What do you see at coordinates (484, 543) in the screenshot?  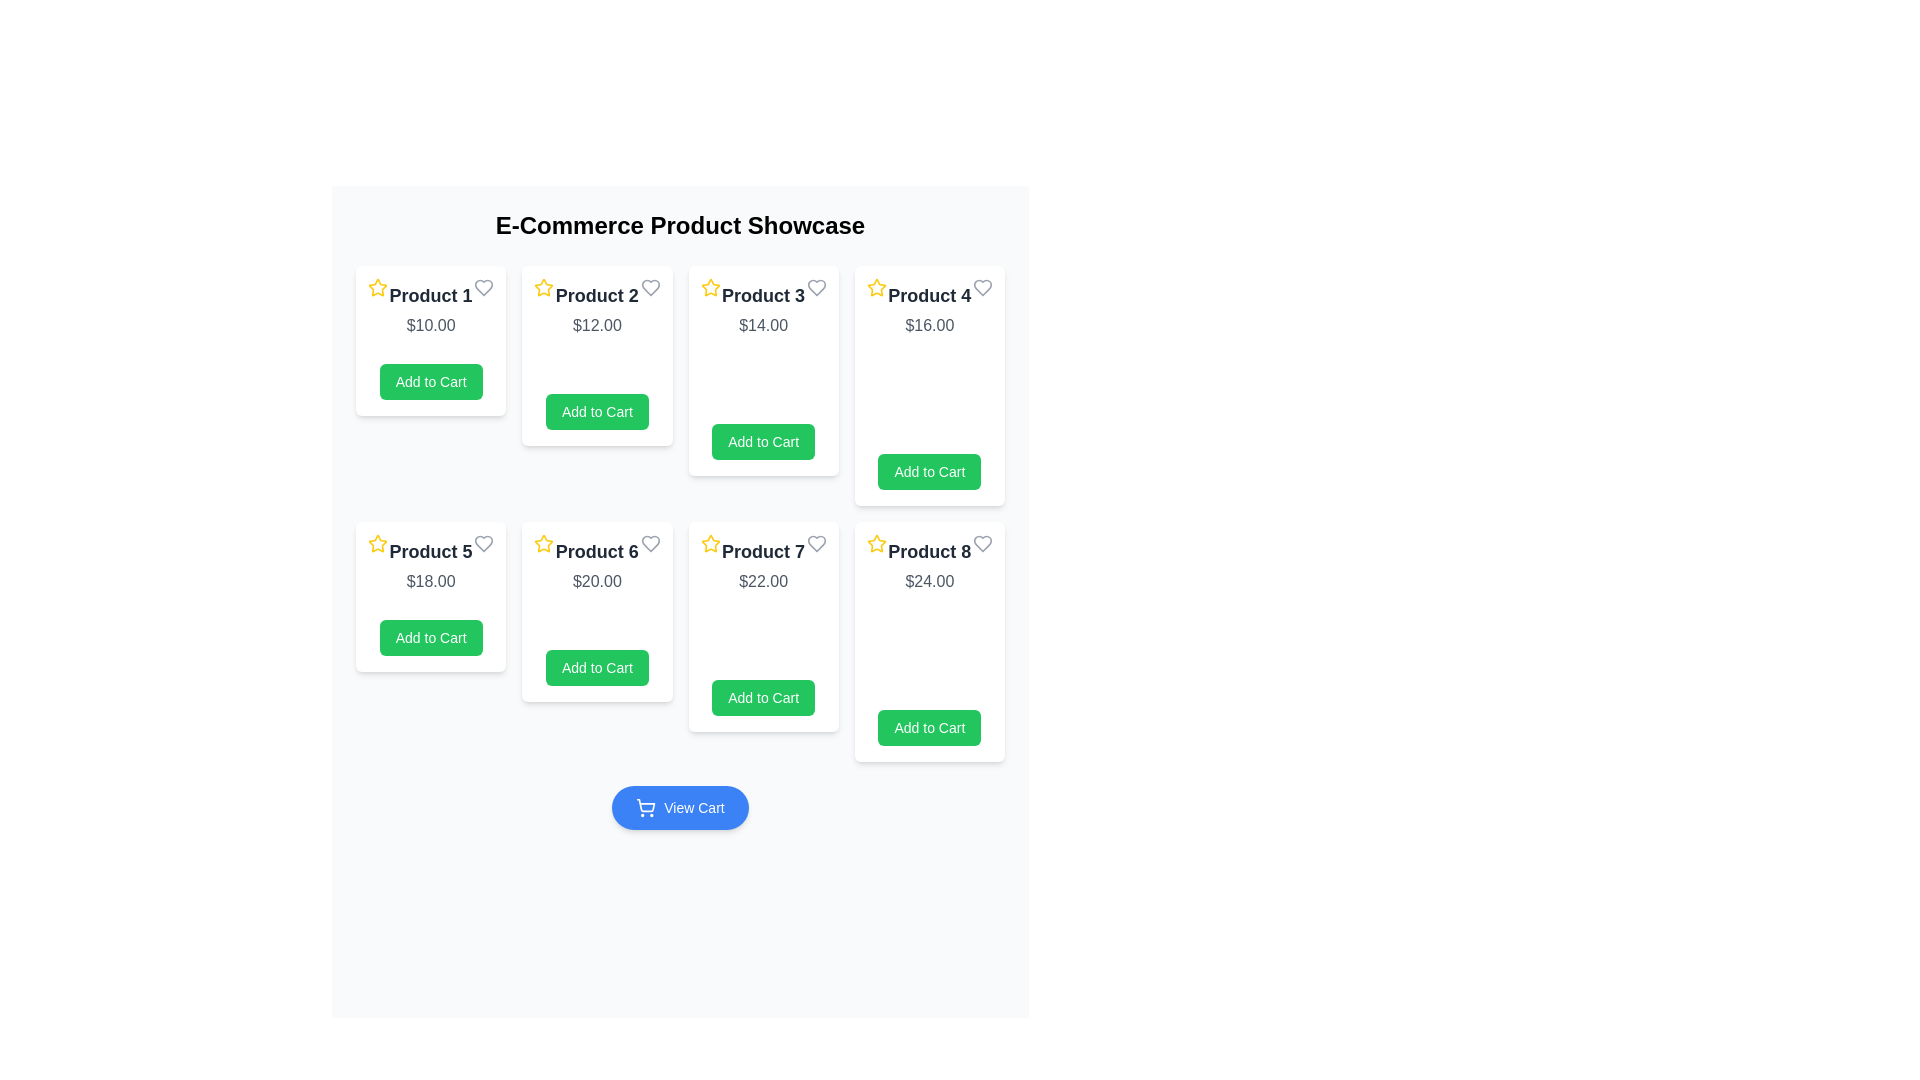 I see `the heart-shaped icon representing the favorite action for 'Product 5'` at bounding box center [484, 543].